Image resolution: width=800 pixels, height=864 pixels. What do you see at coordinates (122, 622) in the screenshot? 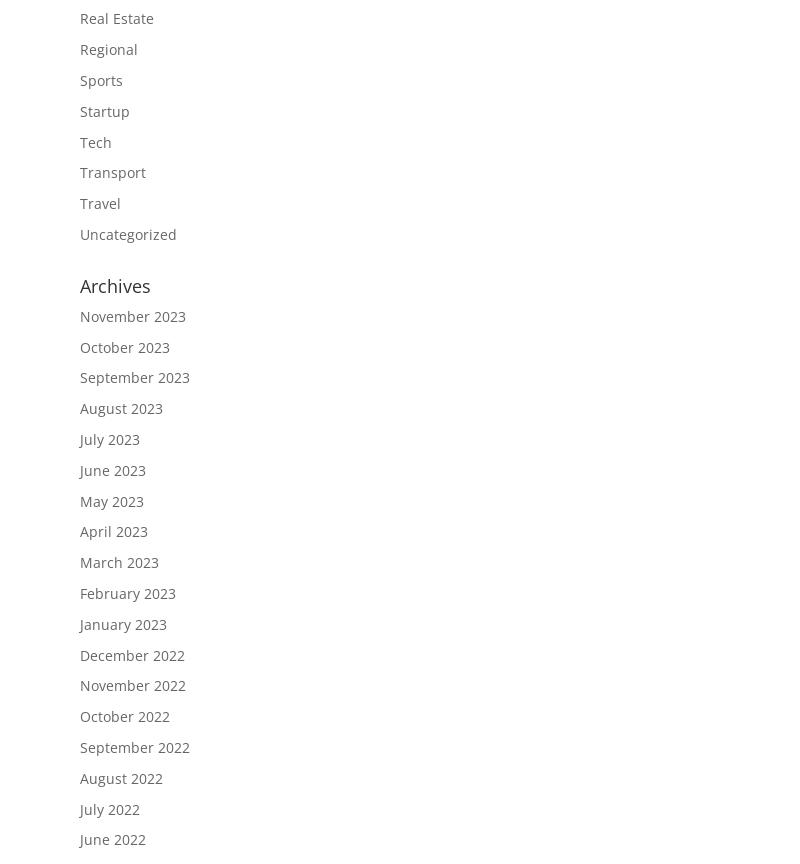
I see `'January 2023'` at bounding box center [122, 622].